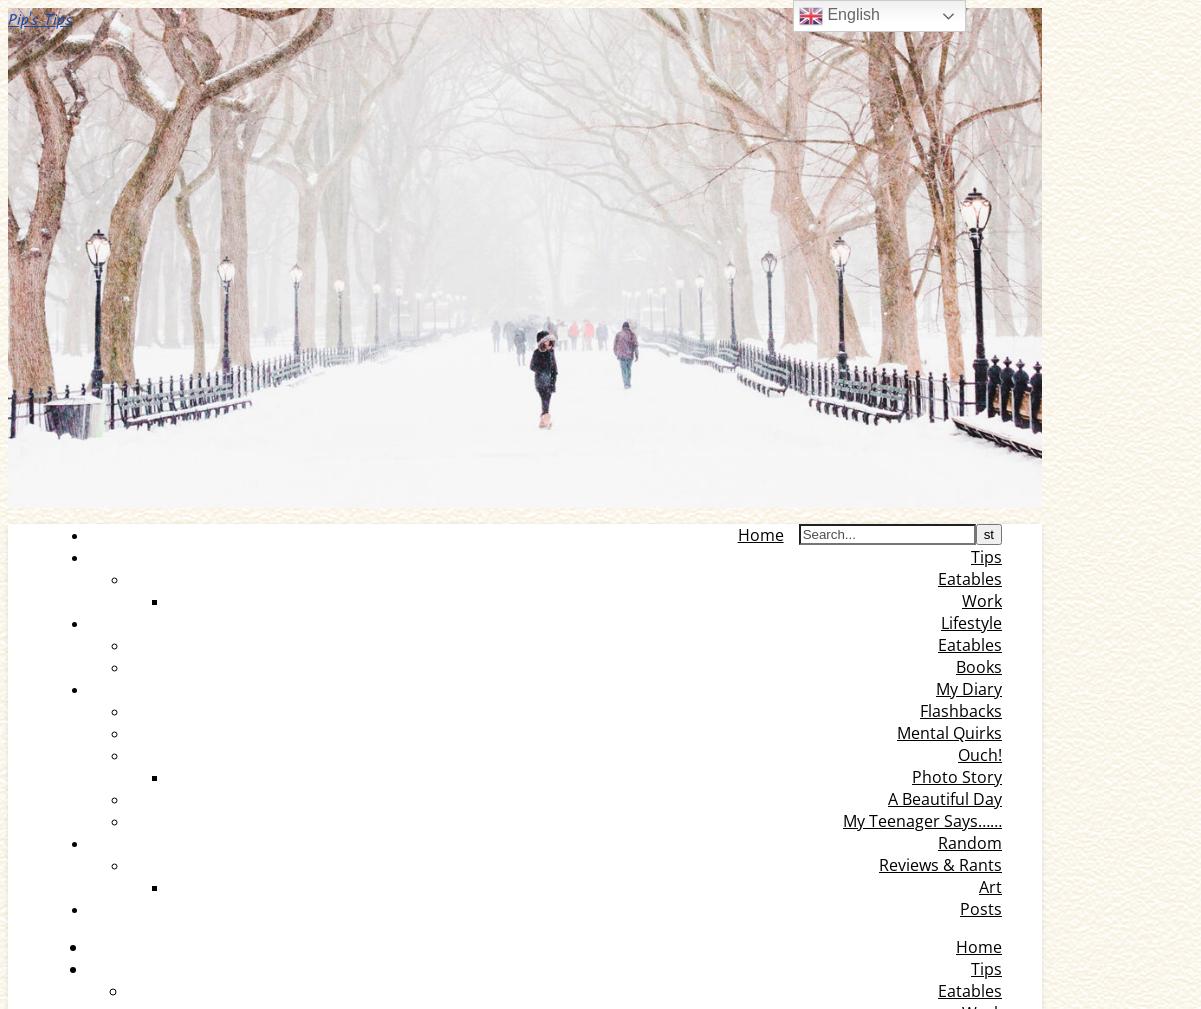  What do you see at coordinates (990, 887) in the screenshot?
I see `'Art'` at bounding box center [990, 887].